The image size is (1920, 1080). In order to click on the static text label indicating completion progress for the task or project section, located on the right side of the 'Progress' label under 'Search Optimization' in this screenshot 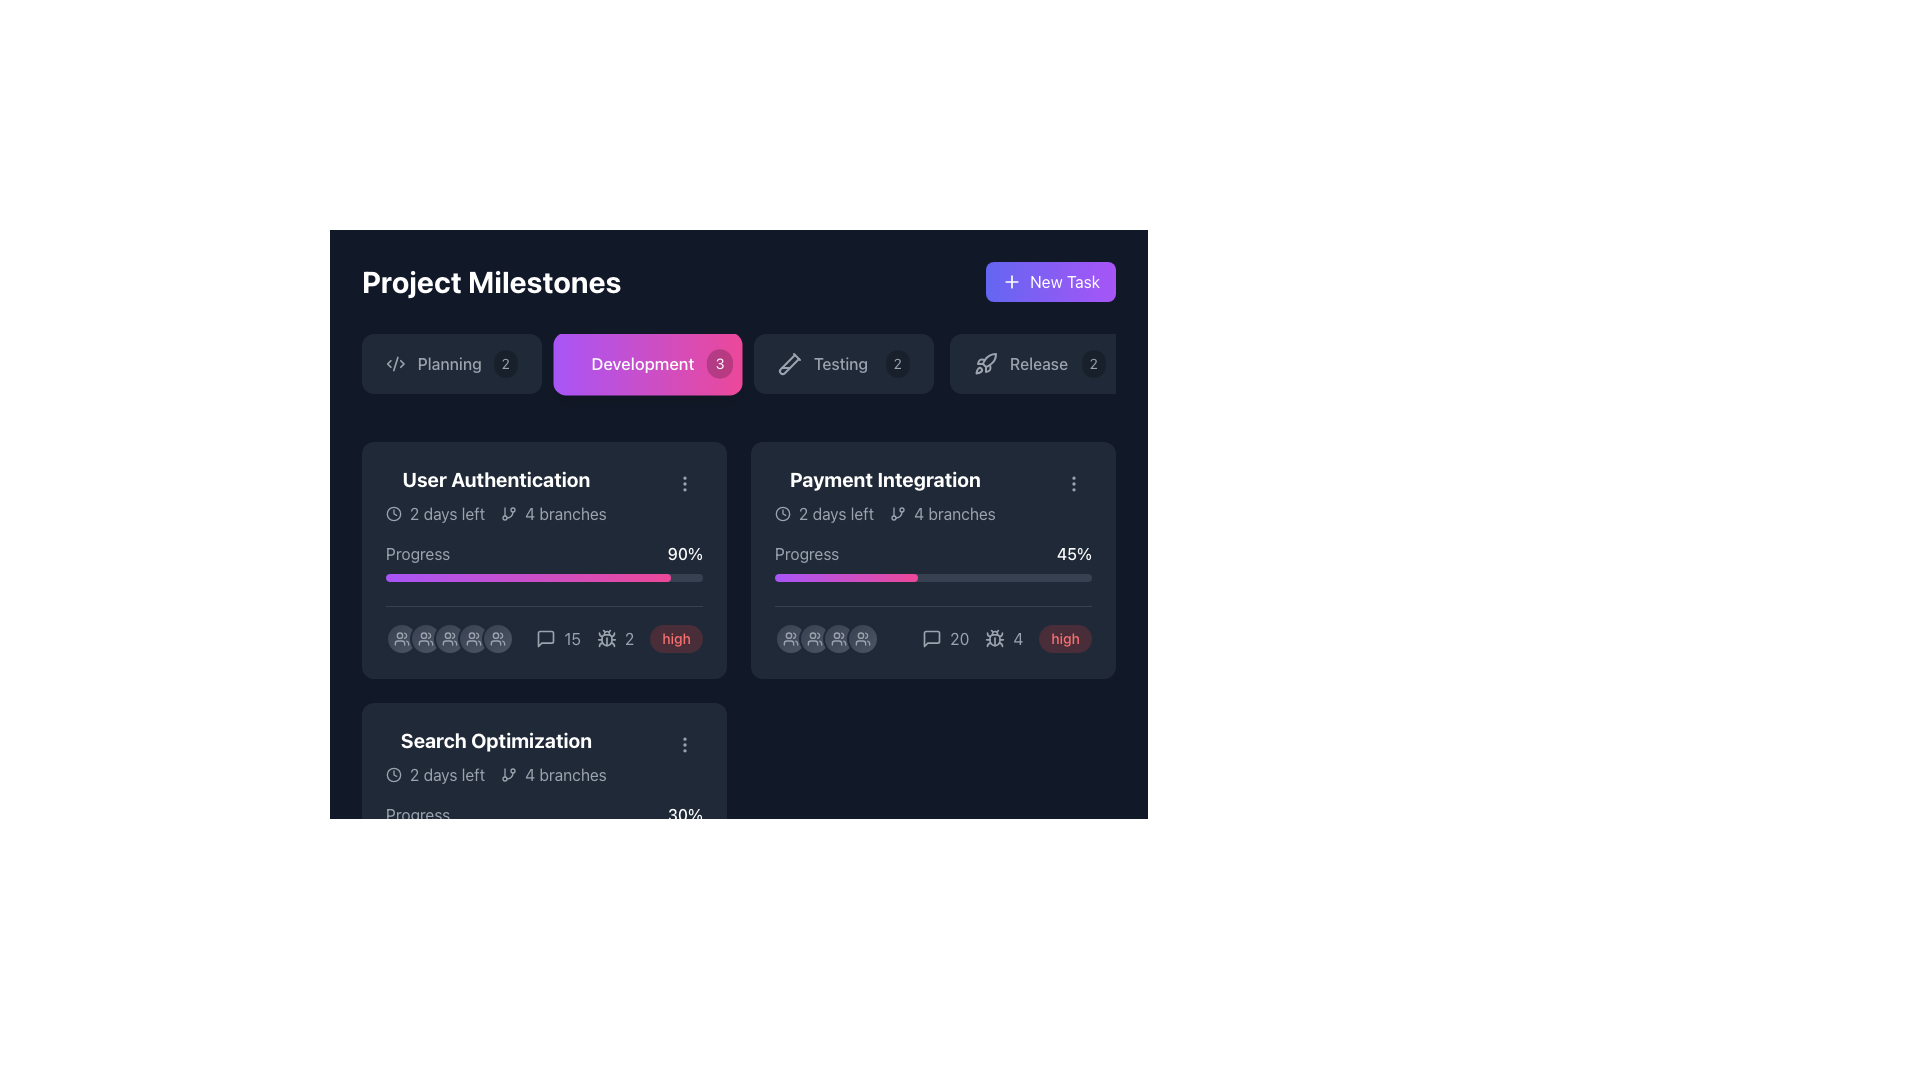, I will do `click(685, 814)`.